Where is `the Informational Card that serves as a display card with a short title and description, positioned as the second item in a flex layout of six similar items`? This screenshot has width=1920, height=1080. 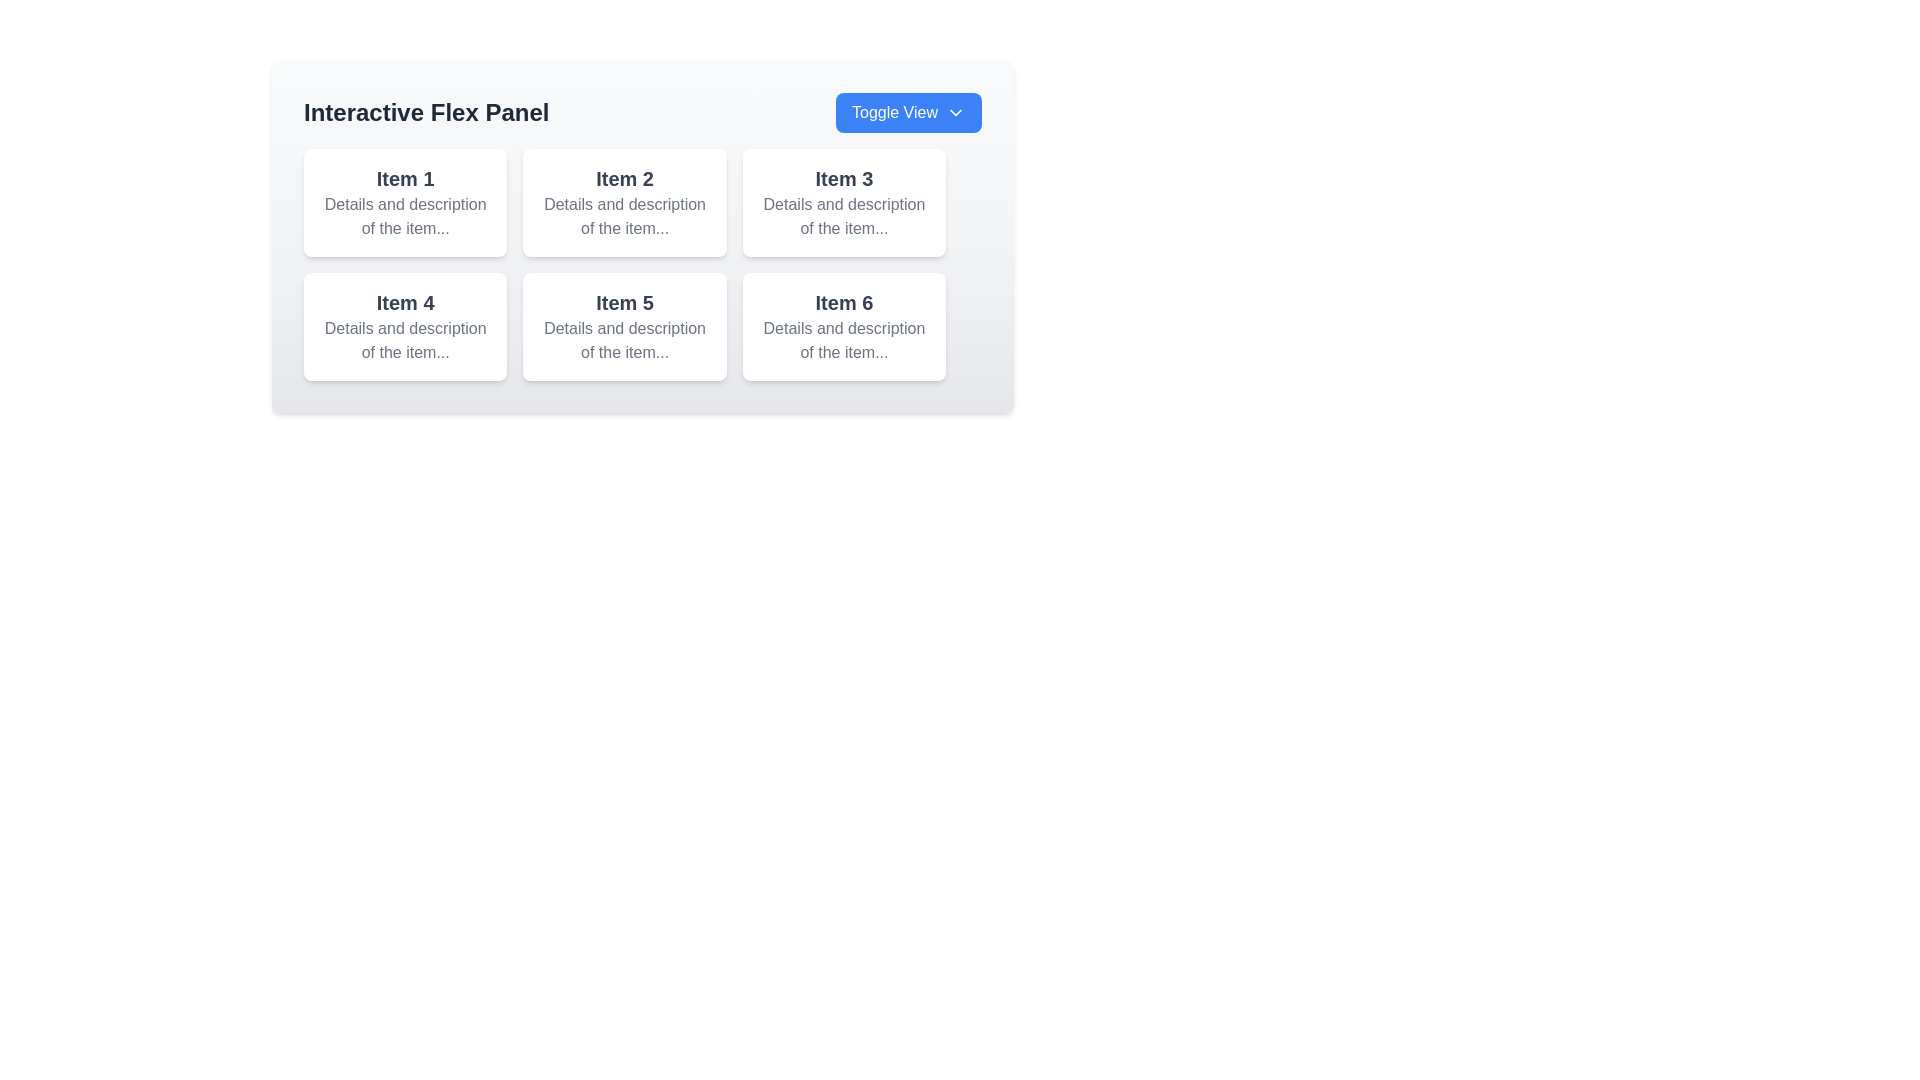
the Informational Card that serves as a display card with a short title and description, positioned as the second item in a flex layout of six similar items is located at coordinates (624, 203).